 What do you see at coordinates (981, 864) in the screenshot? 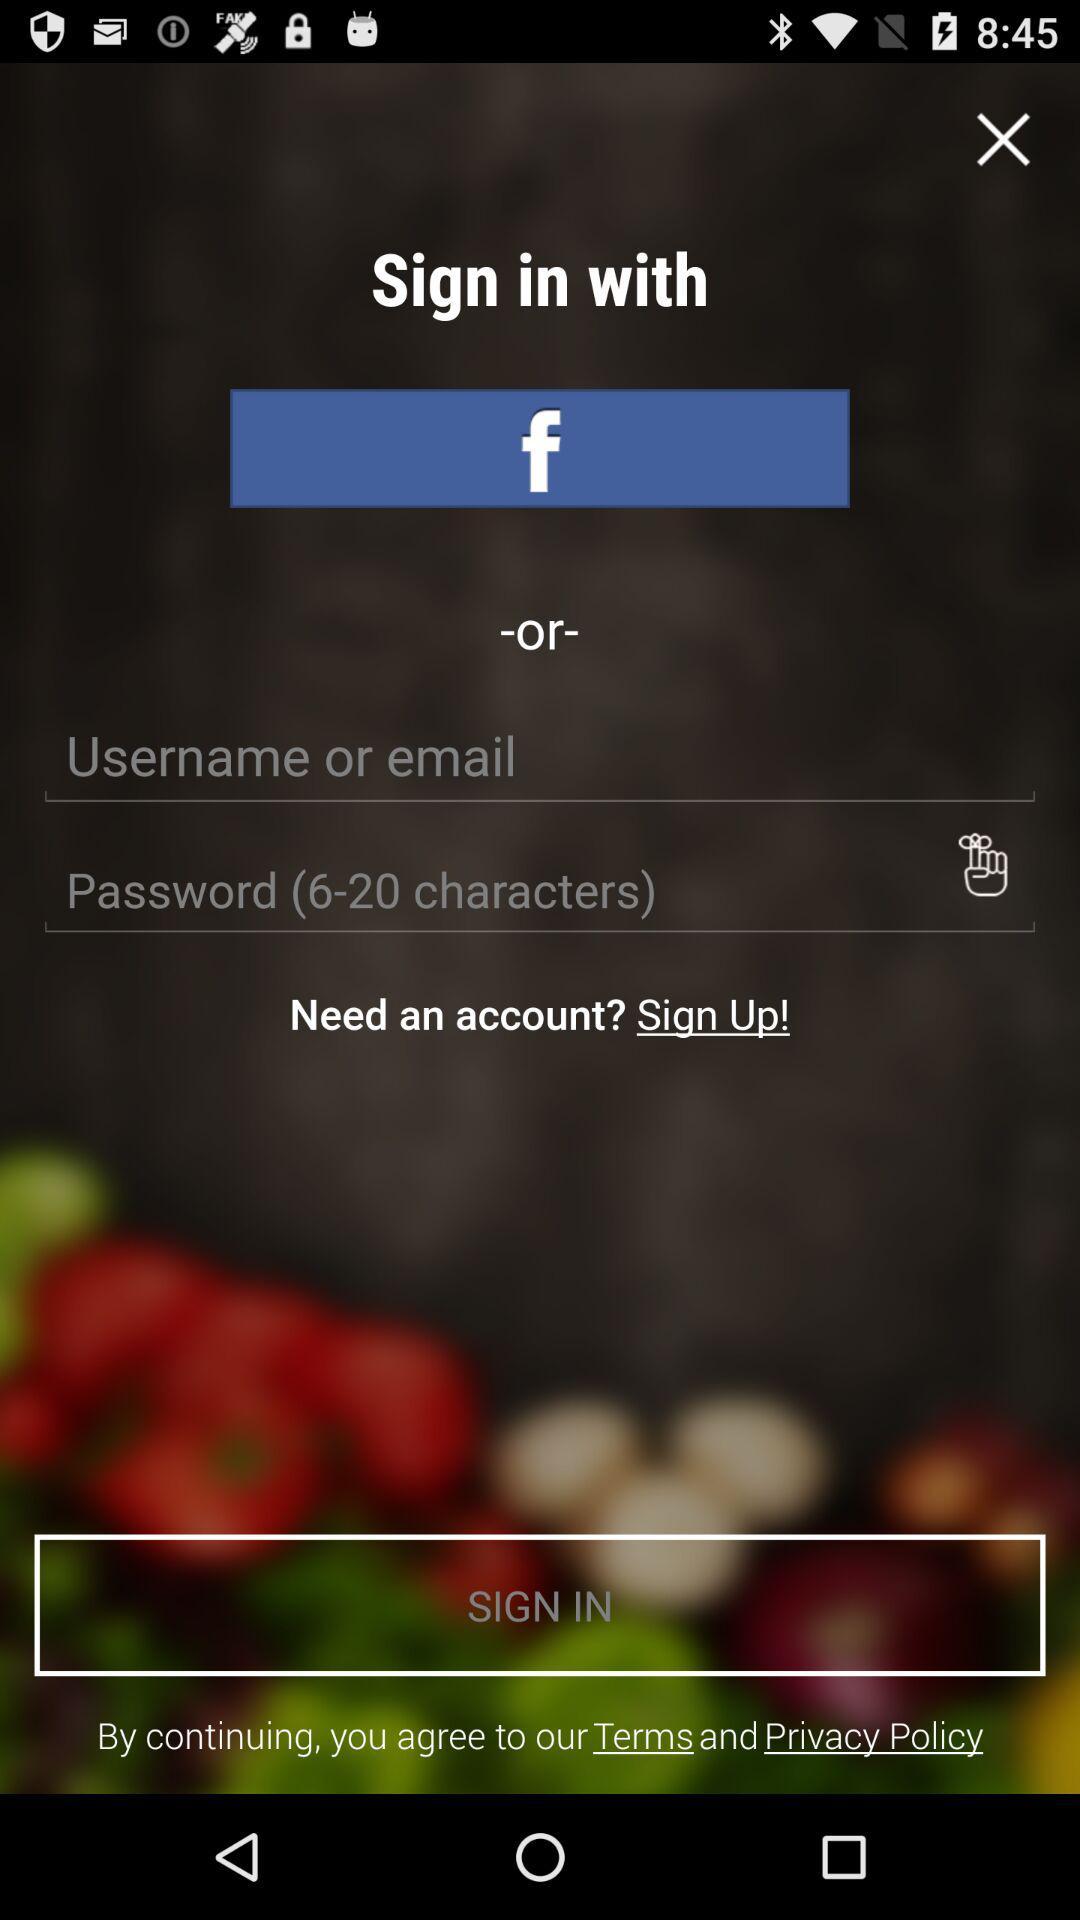
I see `icon on the right` at bounding box center [981, 864].